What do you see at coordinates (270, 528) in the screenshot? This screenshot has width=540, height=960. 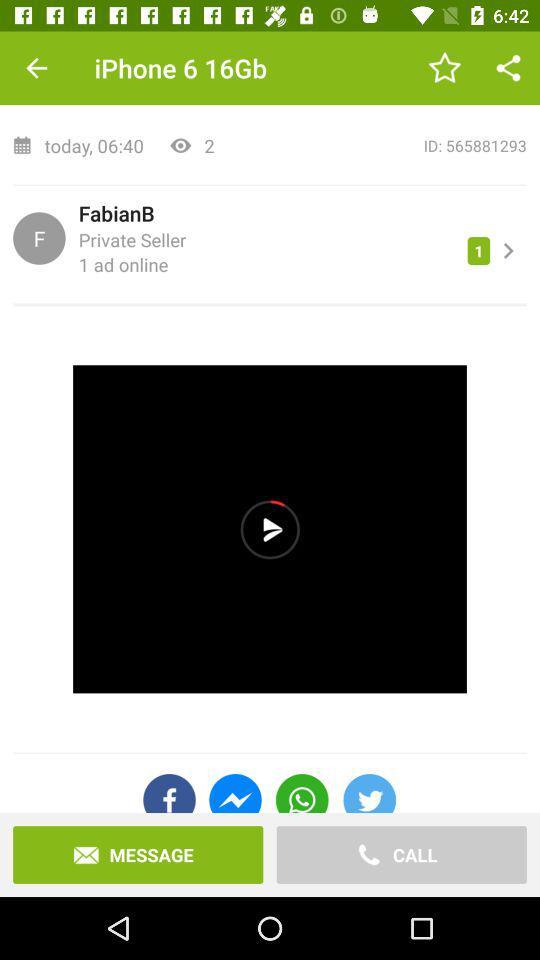 I see `a arrow that points to the right and is used for playing a video` at bounding box center [270, 528].